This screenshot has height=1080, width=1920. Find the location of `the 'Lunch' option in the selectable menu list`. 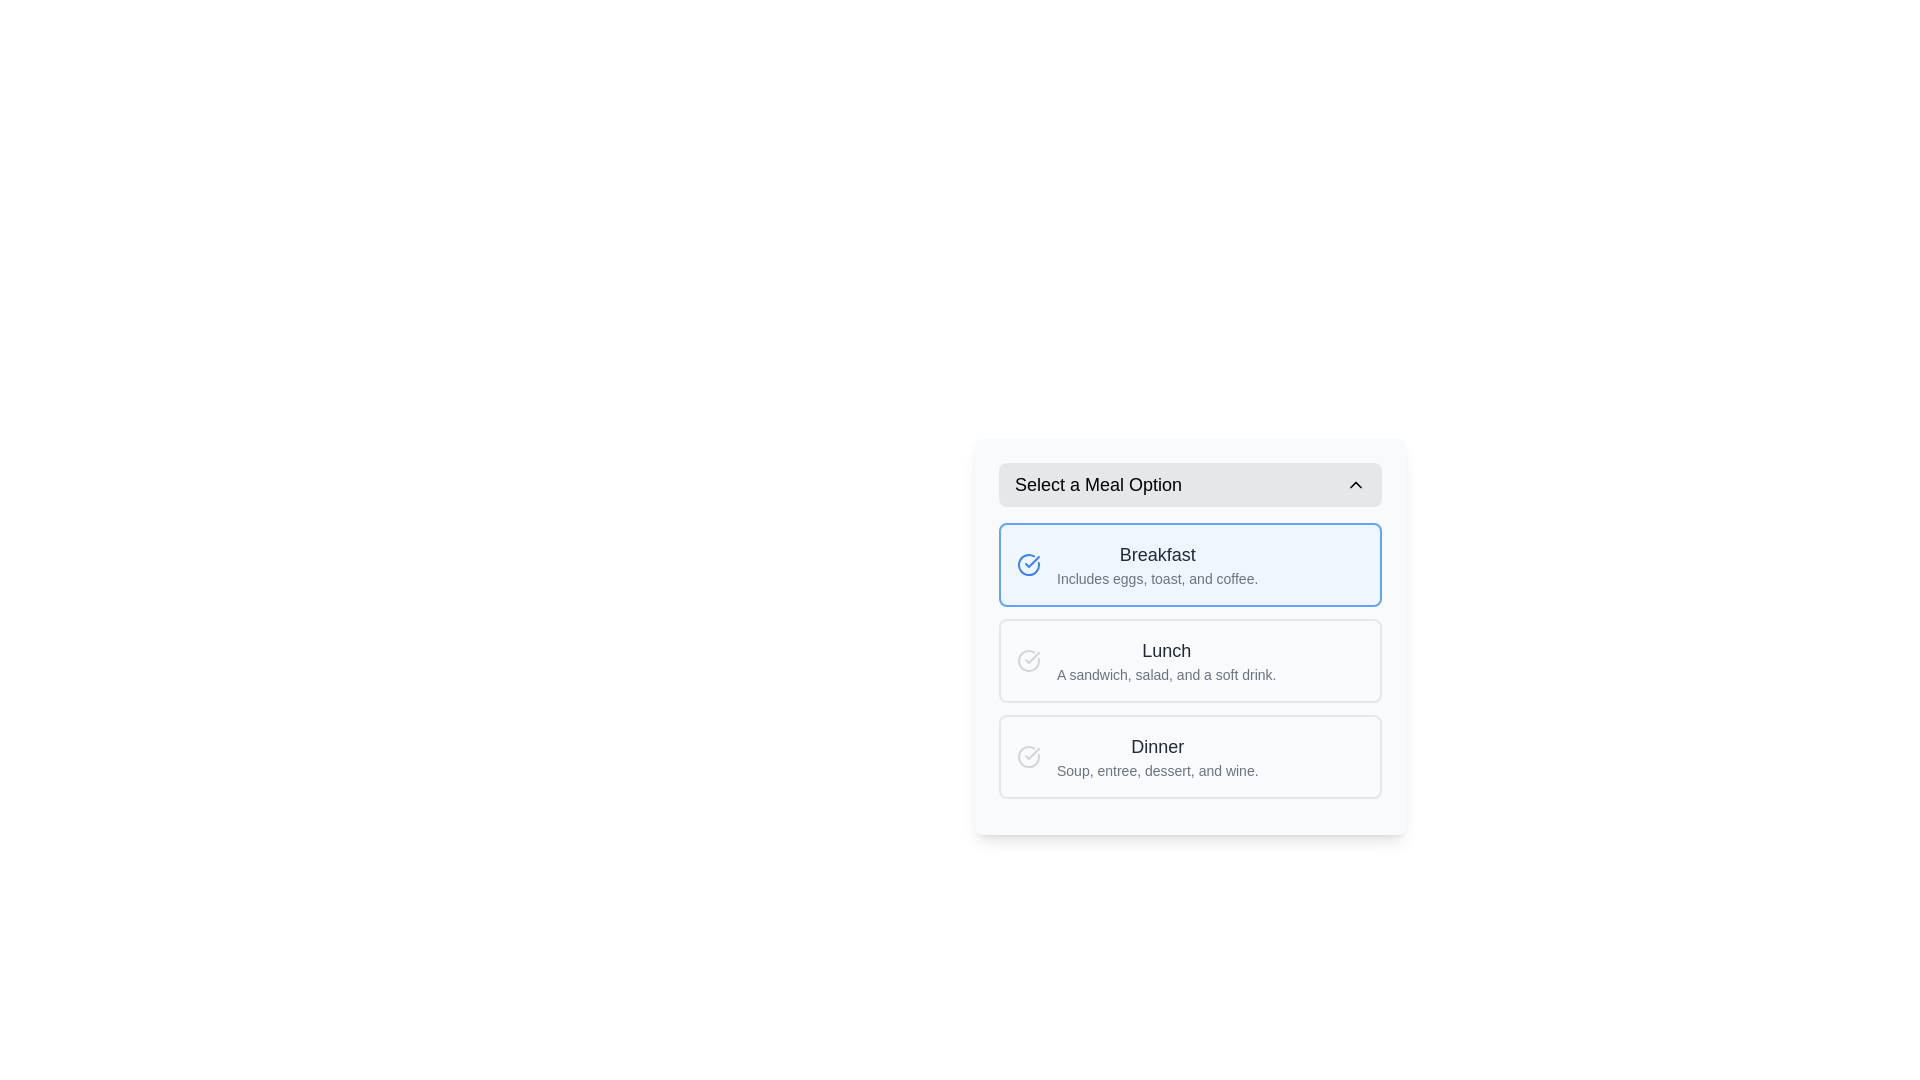

the 'Lunch' option in the selectable menu list is located at coordinates (1190, 660).